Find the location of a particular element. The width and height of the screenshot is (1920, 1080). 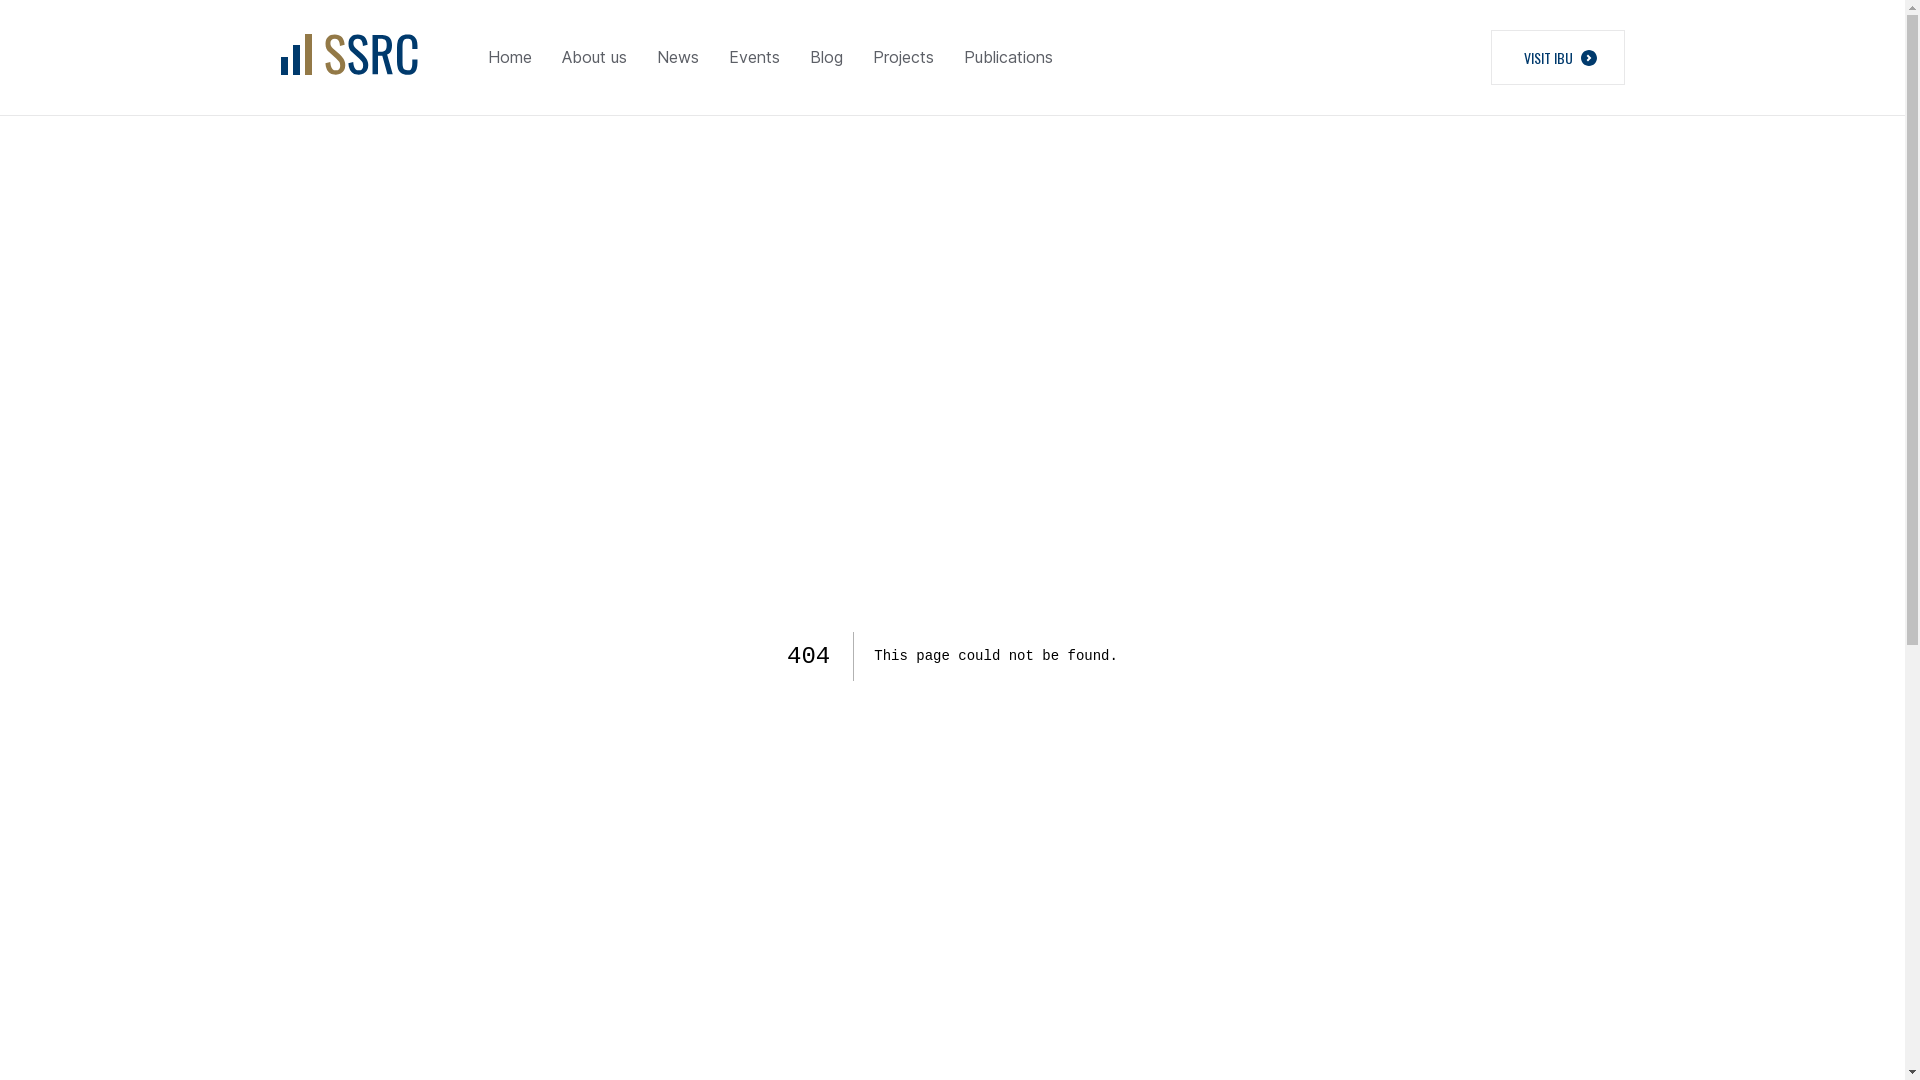

'News' is located at coordinates (676, 56).